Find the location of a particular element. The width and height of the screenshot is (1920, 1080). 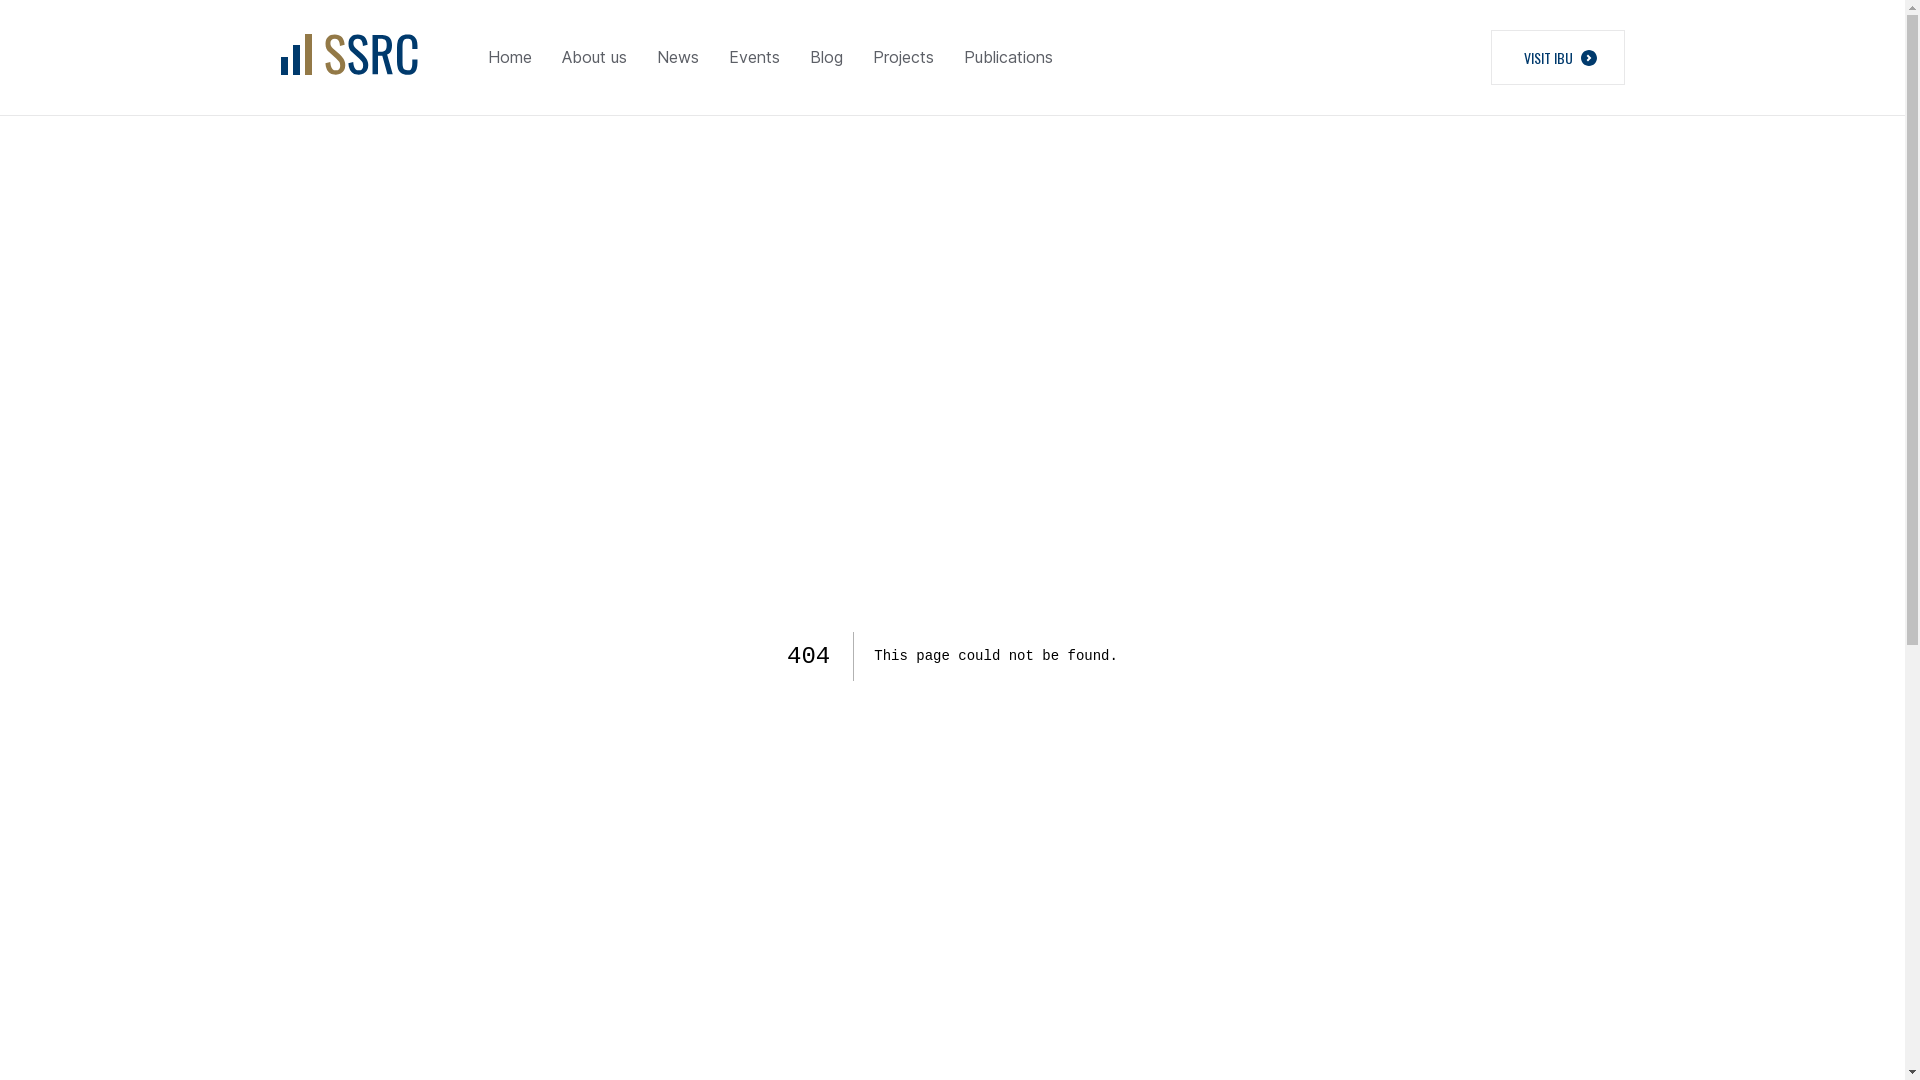

'News' is located at coordinates (676, 56).